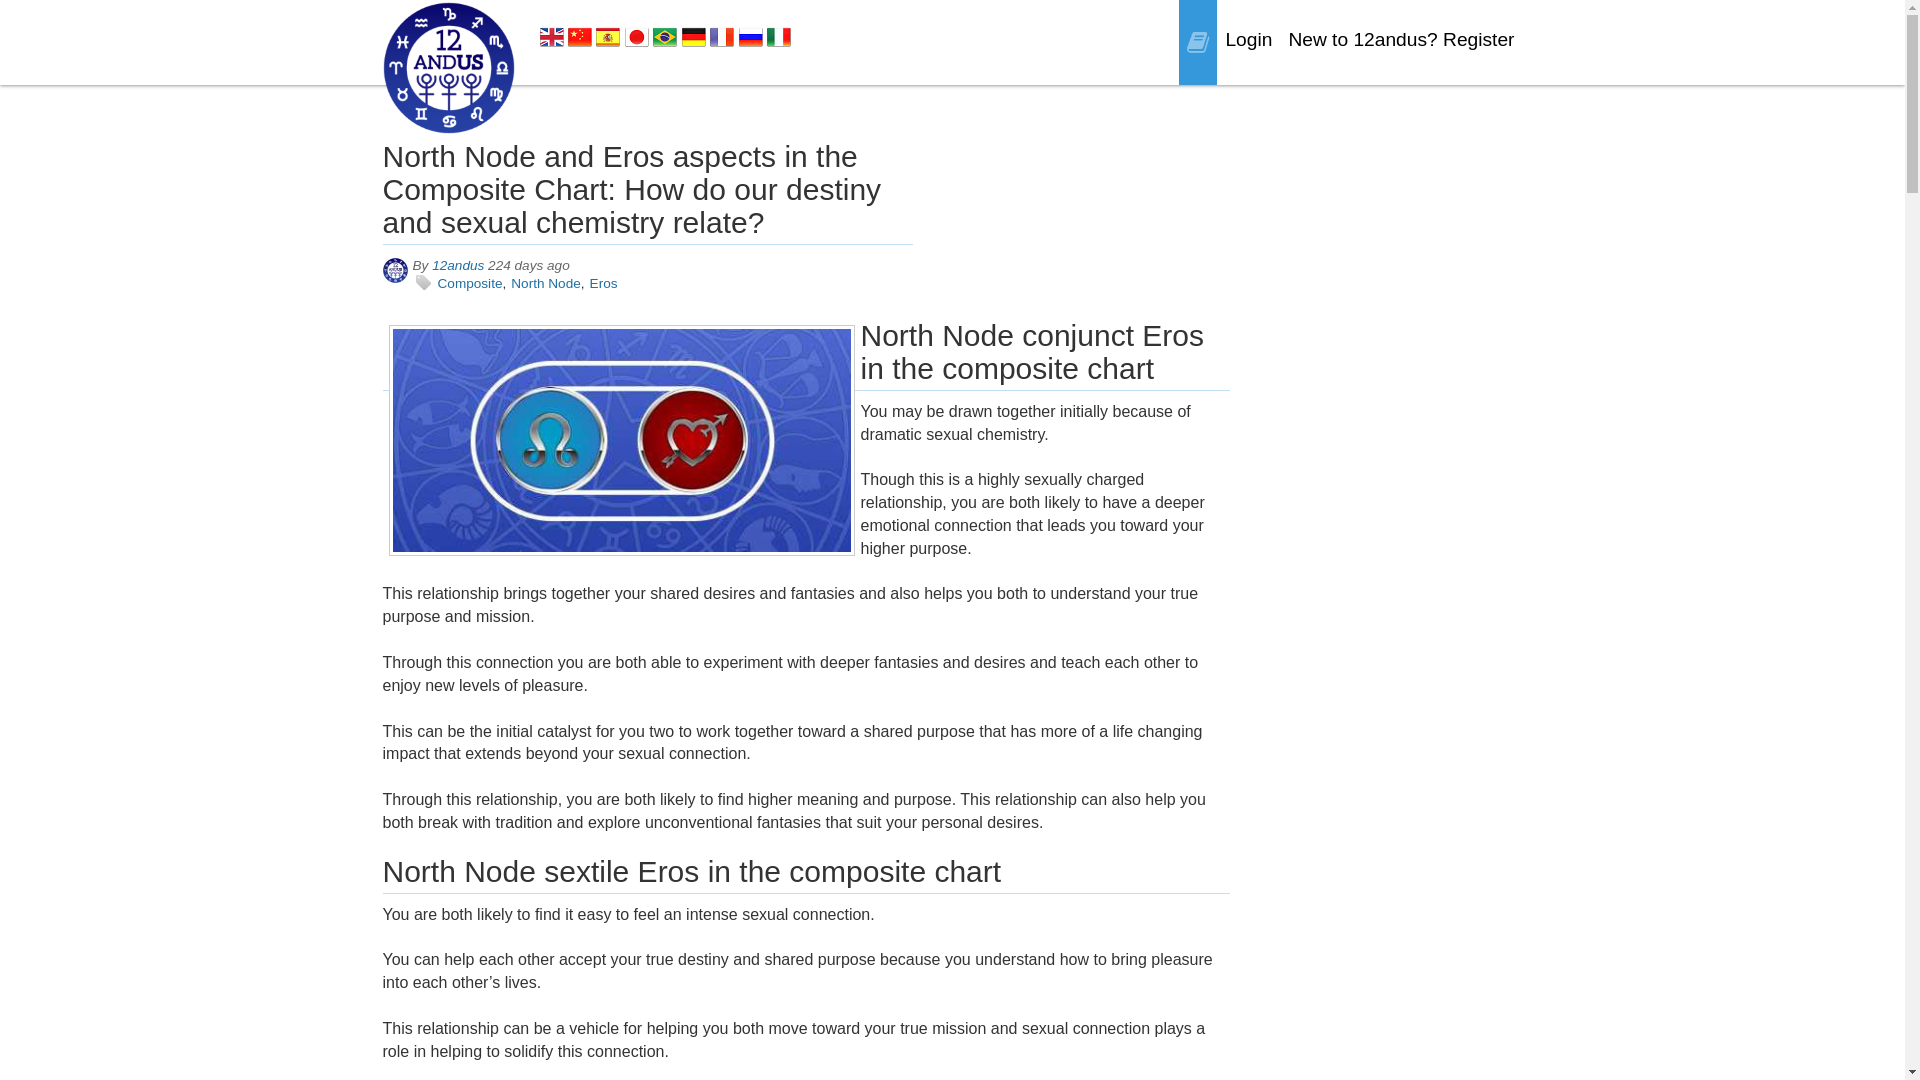 The height and width of the screenshot is (1080, 1920). What do you see at coordinates (652, 37) in the screenshot?
I see `'Brazilian Portuguese'` at bounding box center [652, 37].